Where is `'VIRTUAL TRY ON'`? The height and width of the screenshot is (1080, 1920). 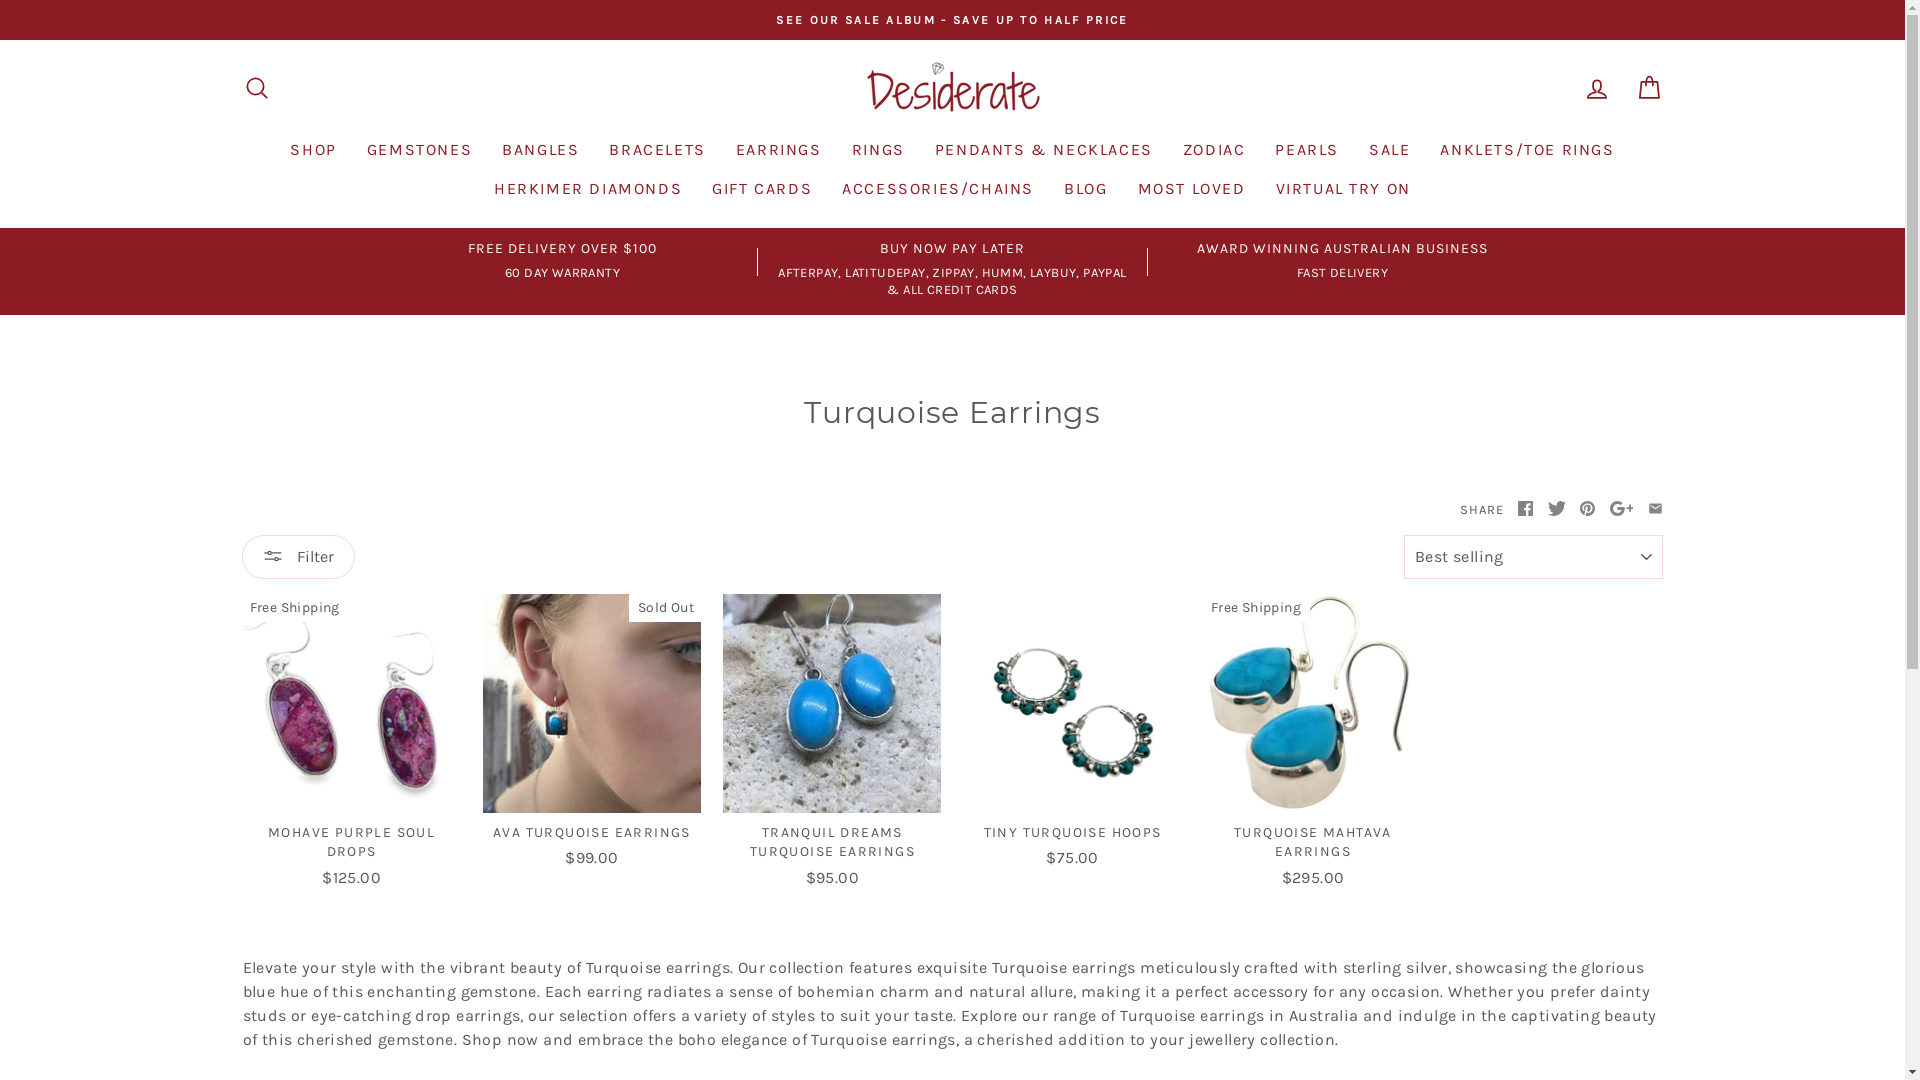 'VIRTUAL TRY ON' is located at coordinates (1258, 188).